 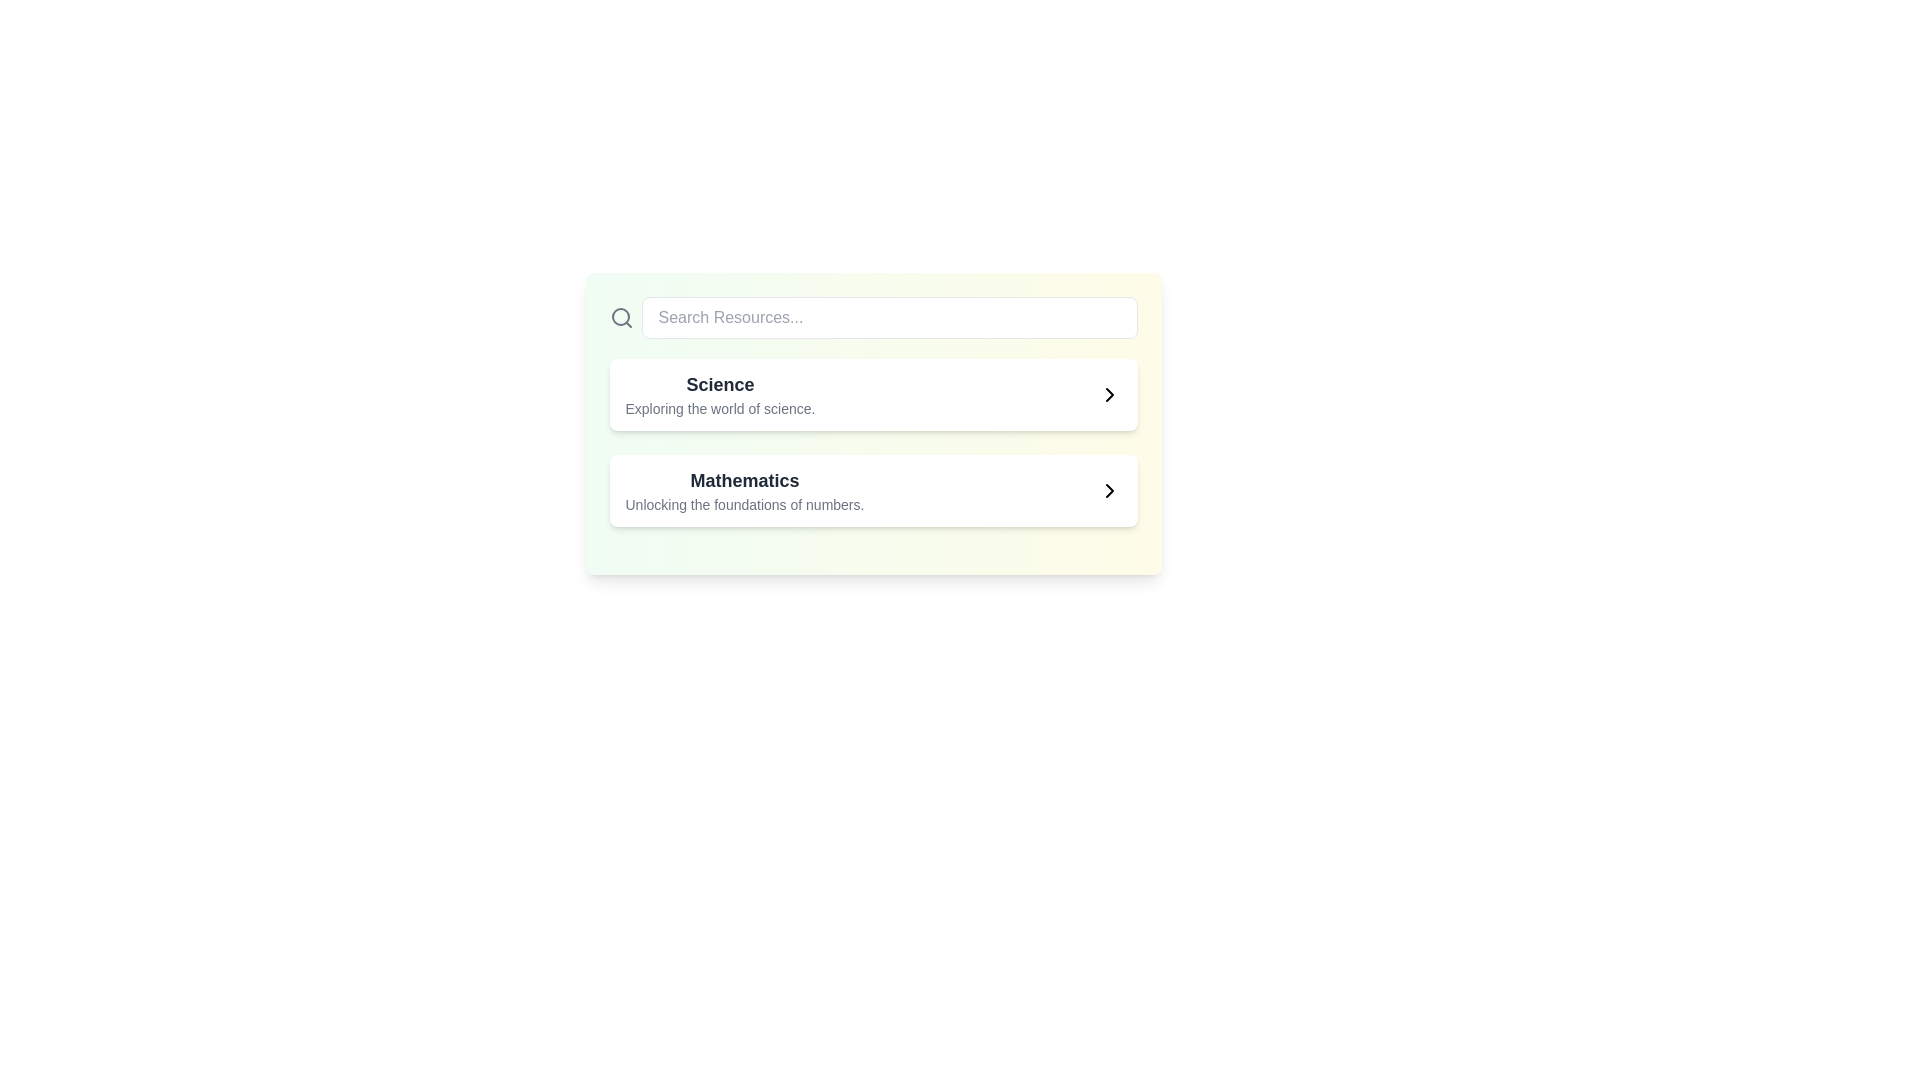 What do you see at coordinates (873, 394) in the screenshot?
I see `the 'Science' Clickable Card` at bounding box center [873, 394].